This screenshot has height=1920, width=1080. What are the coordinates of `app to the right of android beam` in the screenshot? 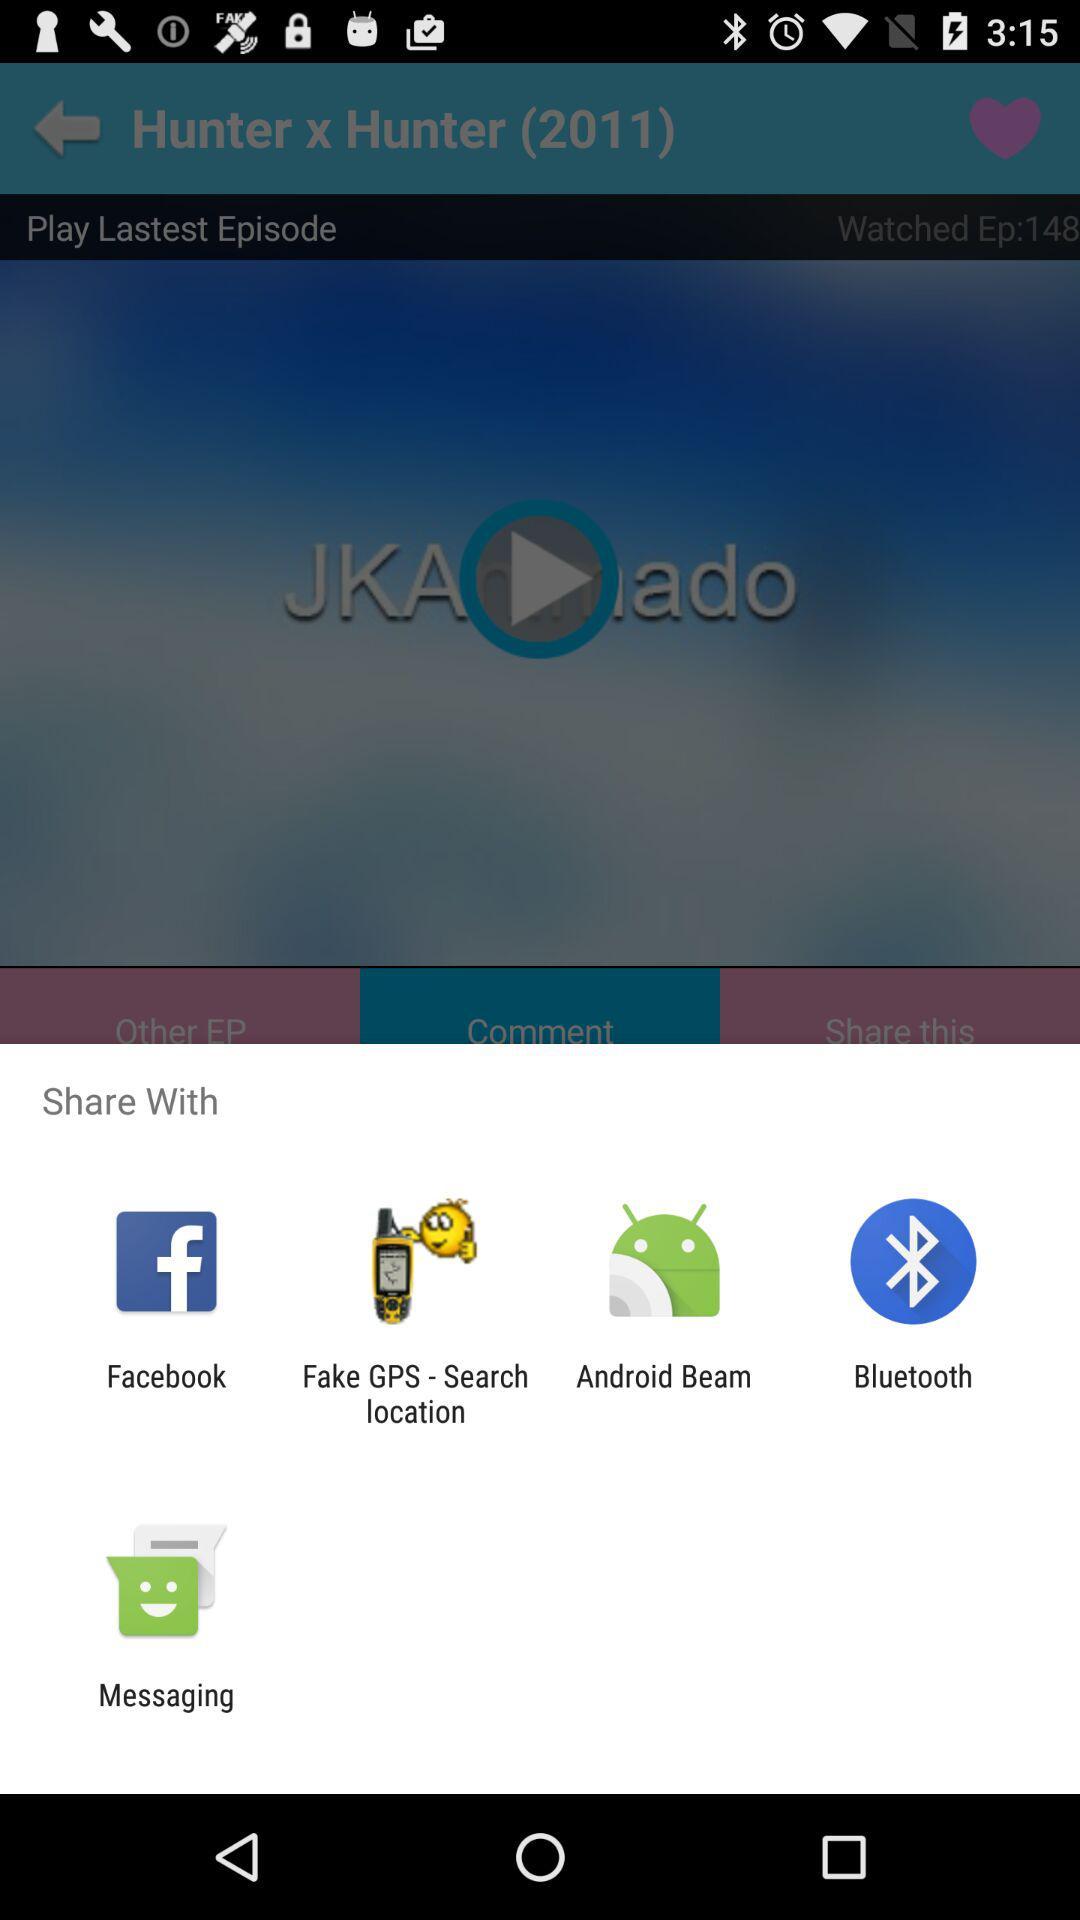 It's located at (913, 1392).